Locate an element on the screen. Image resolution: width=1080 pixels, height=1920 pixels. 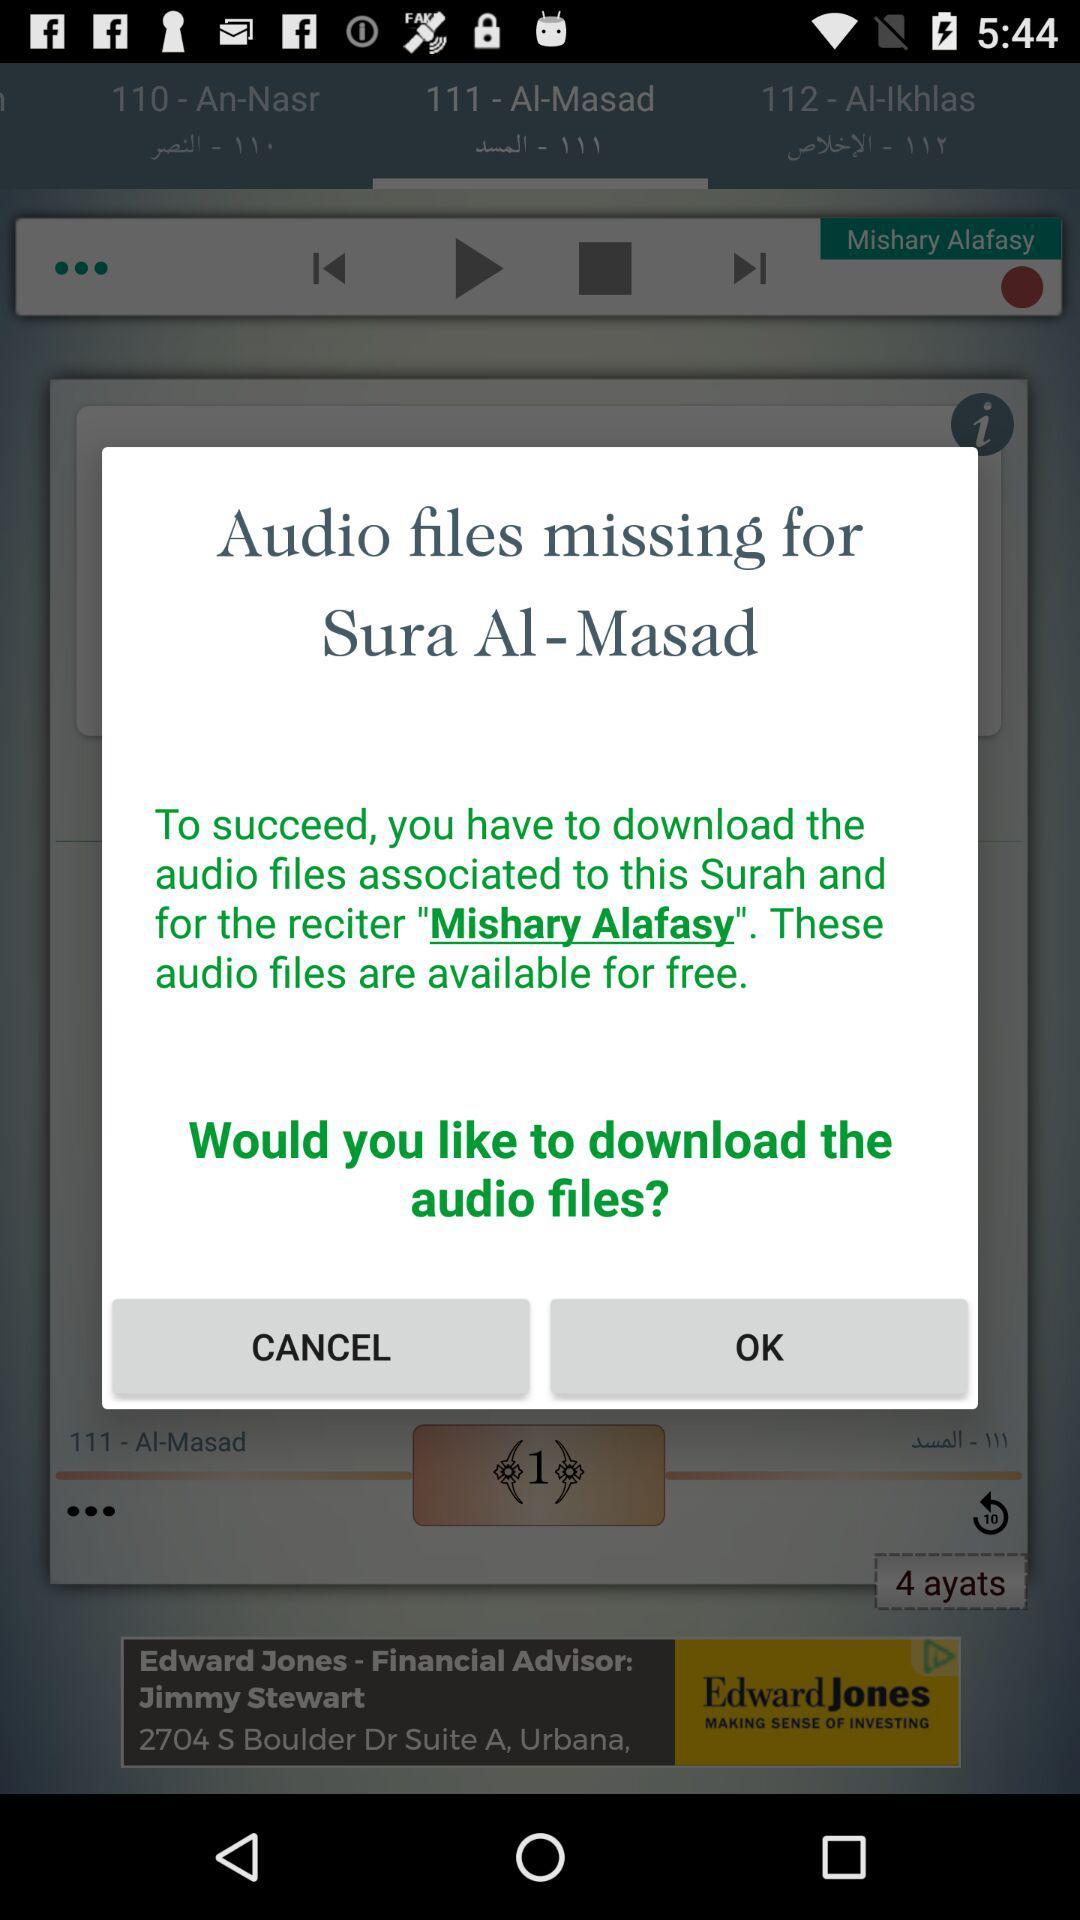
icon next to ok icon is located at coordinates (319, 1346).